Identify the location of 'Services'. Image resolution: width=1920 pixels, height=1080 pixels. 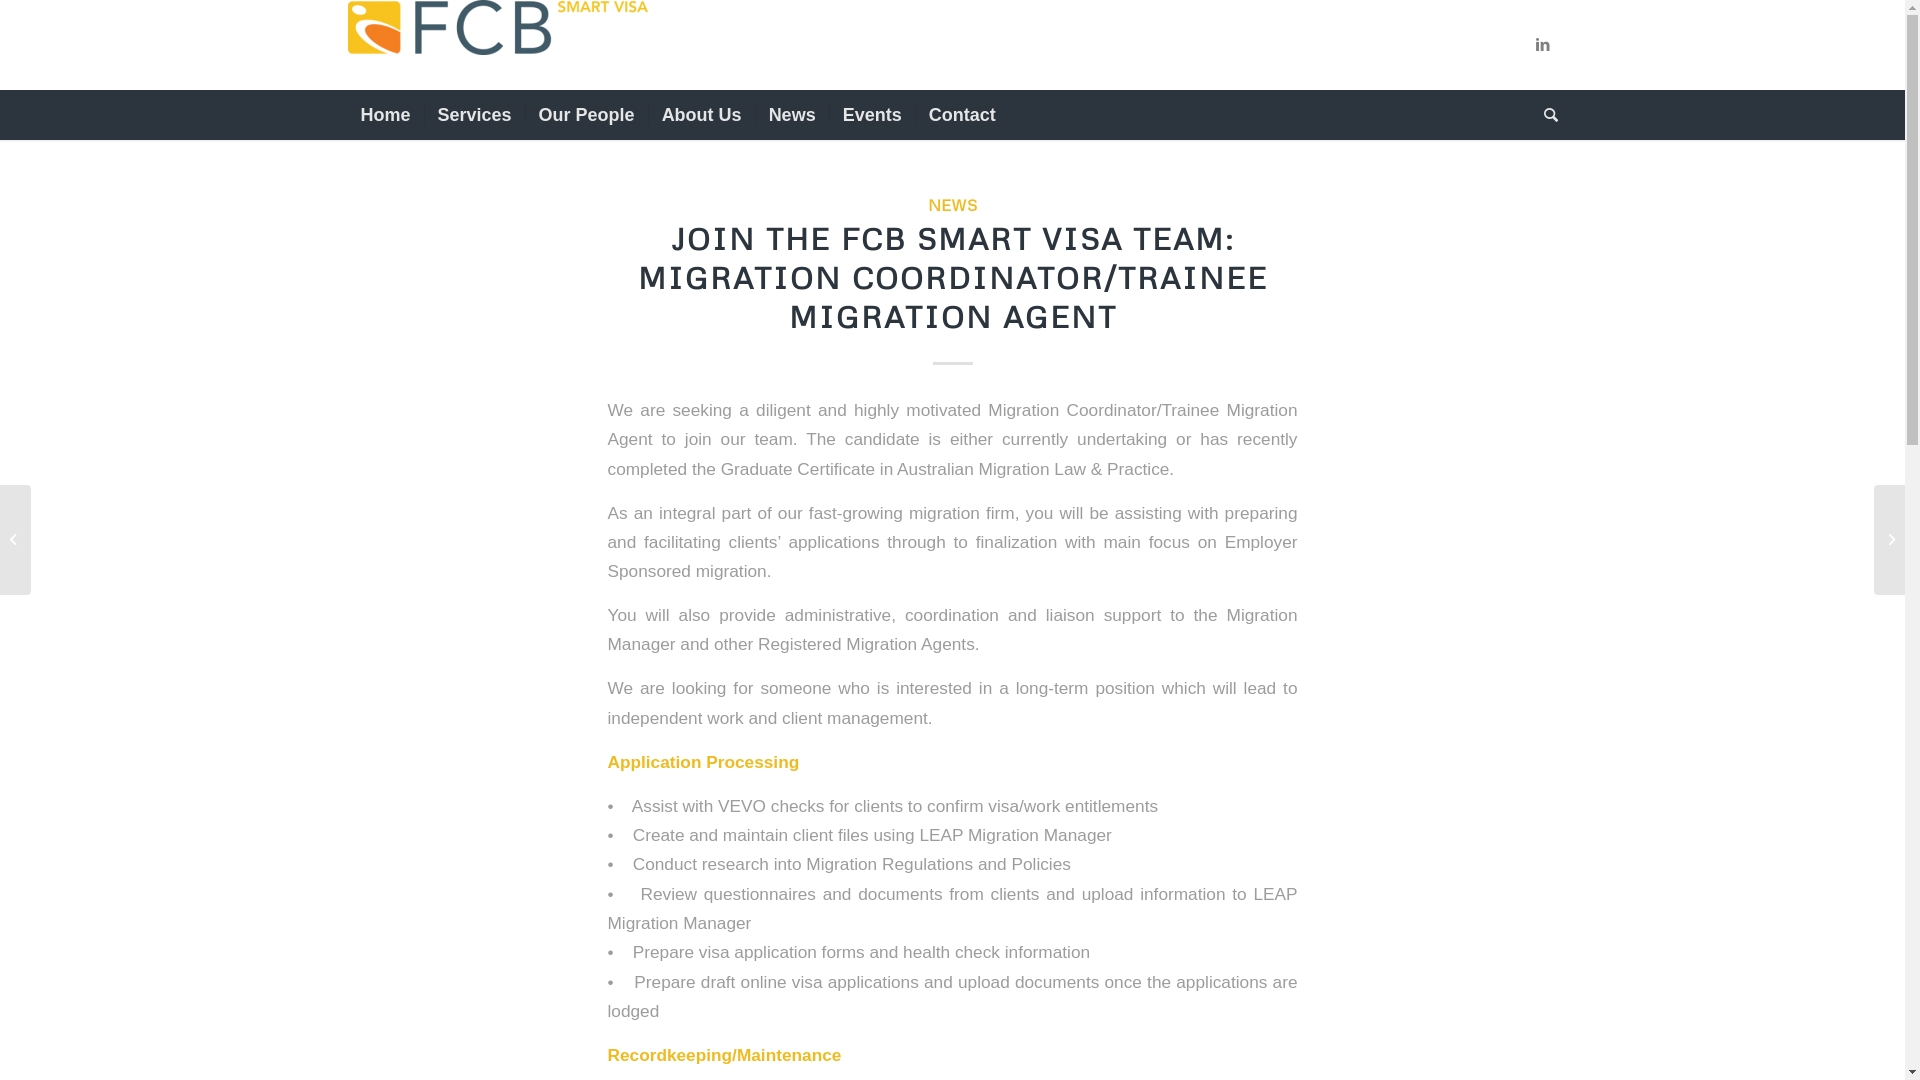
(473, 115).